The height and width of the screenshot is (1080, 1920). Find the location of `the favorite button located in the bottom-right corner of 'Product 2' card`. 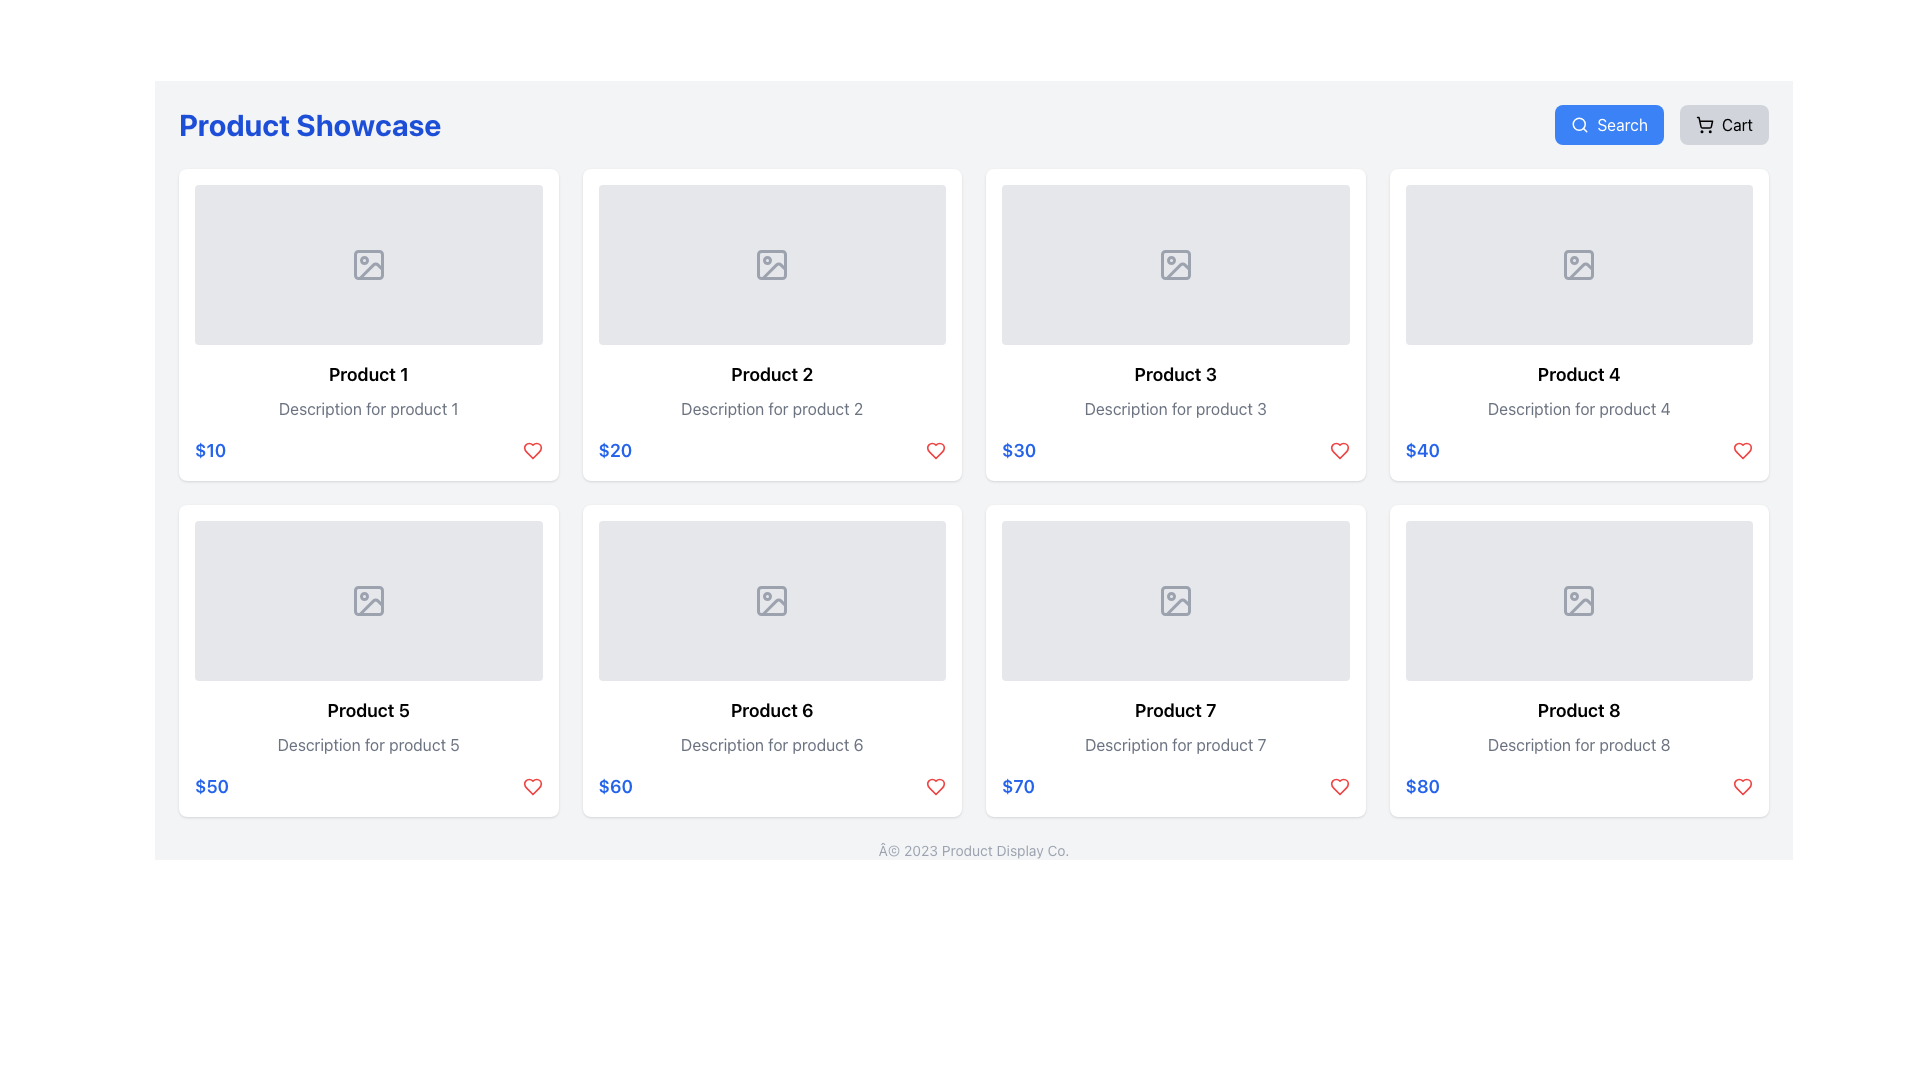

the favorite button located in the bottom-right corner of 'Product 2' card is located at coordinates (935, 451).